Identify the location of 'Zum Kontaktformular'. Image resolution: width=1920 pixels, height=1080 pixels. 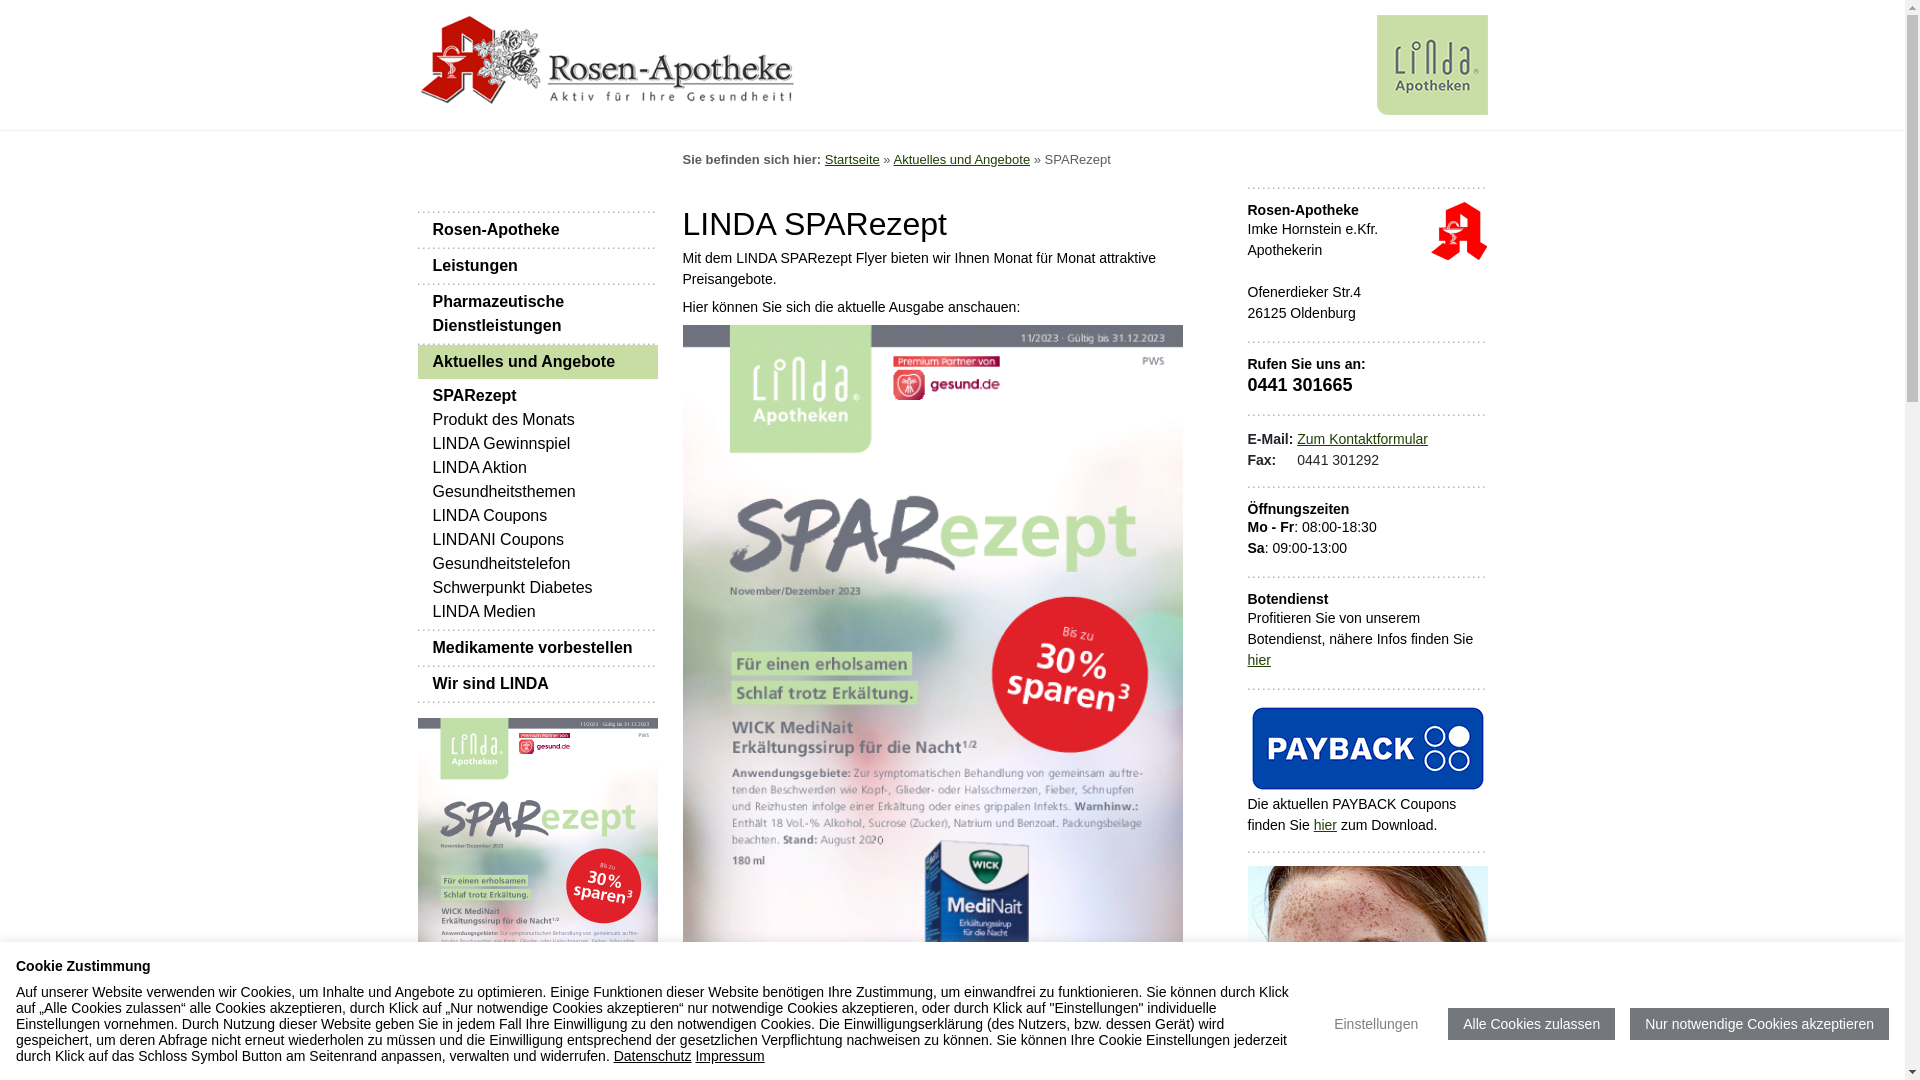
(1361, 438).